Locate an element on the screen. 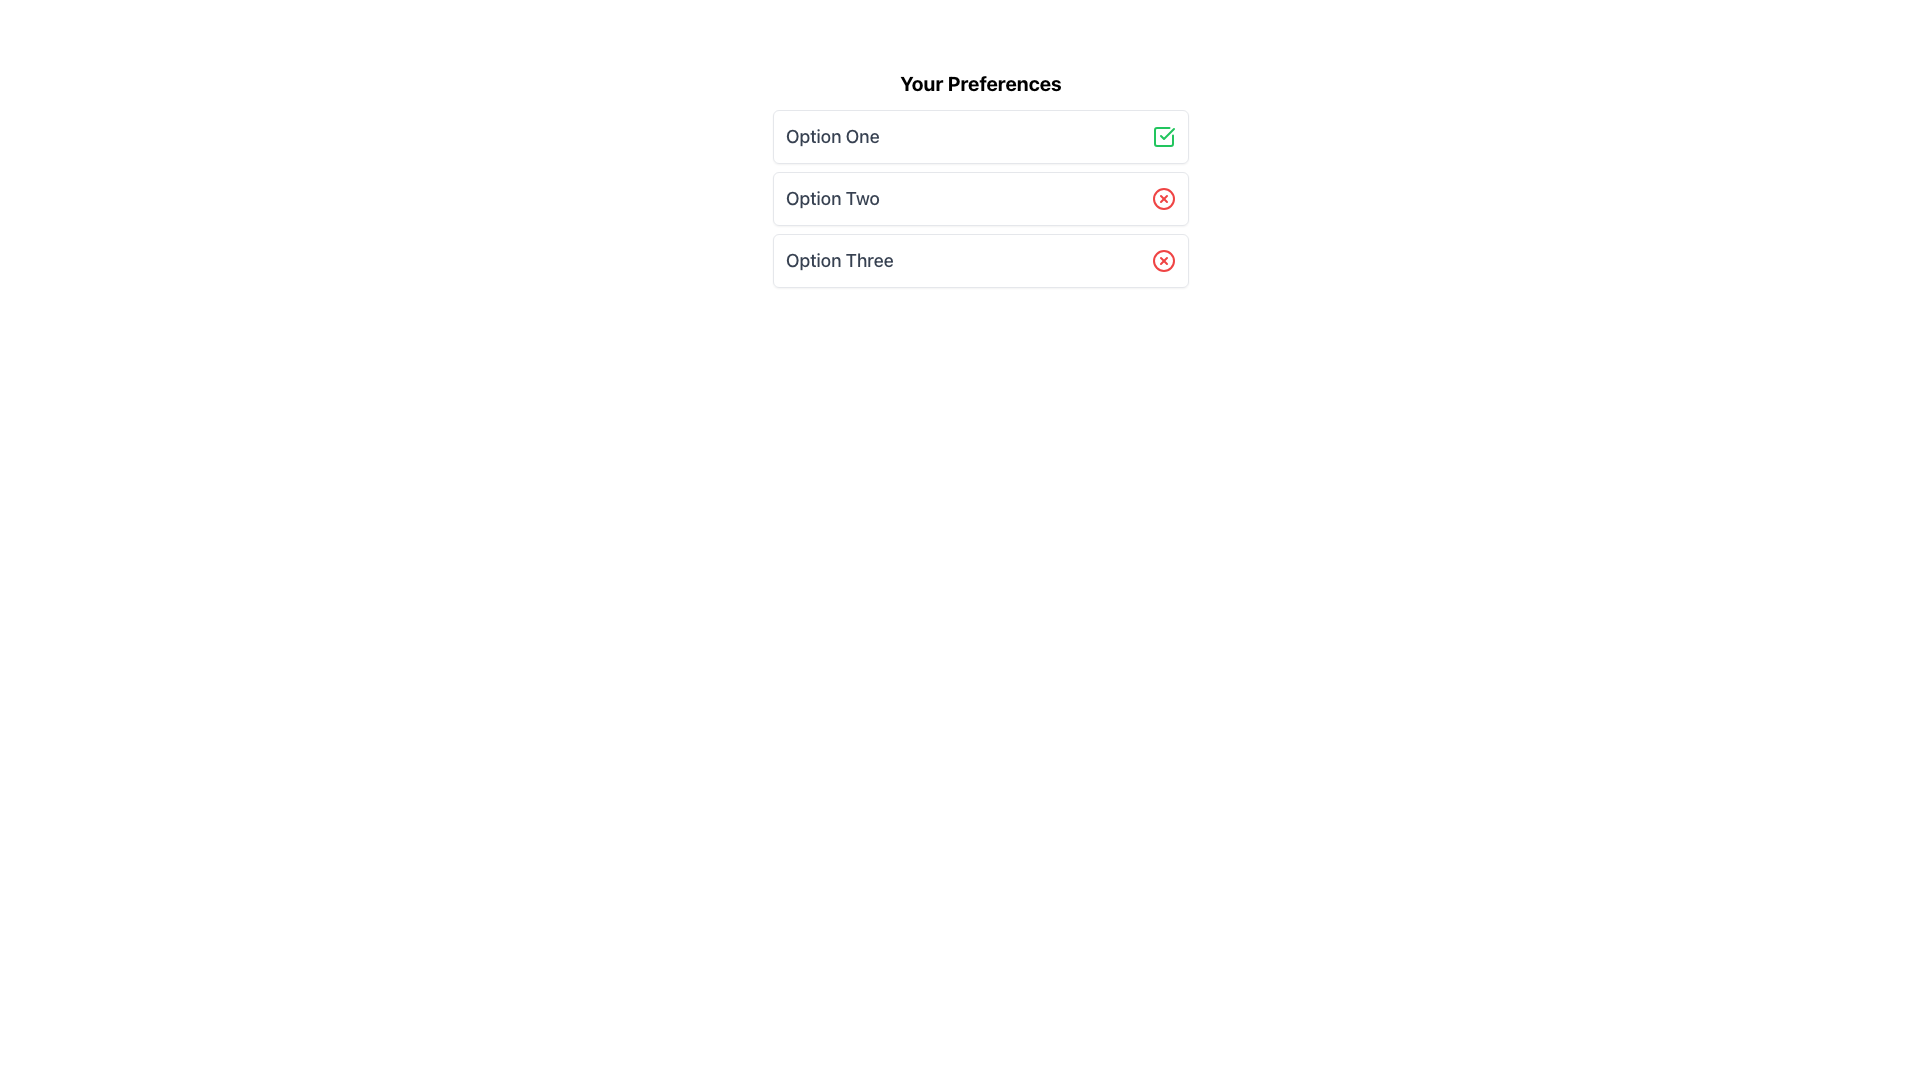 This screenshot has height=1080, width=1920. the visual indicator icon that marks the selected state of the first option in the list, located to the right of 'Option One' under 'Your Preferences' is located at coordinates (1163, 136).